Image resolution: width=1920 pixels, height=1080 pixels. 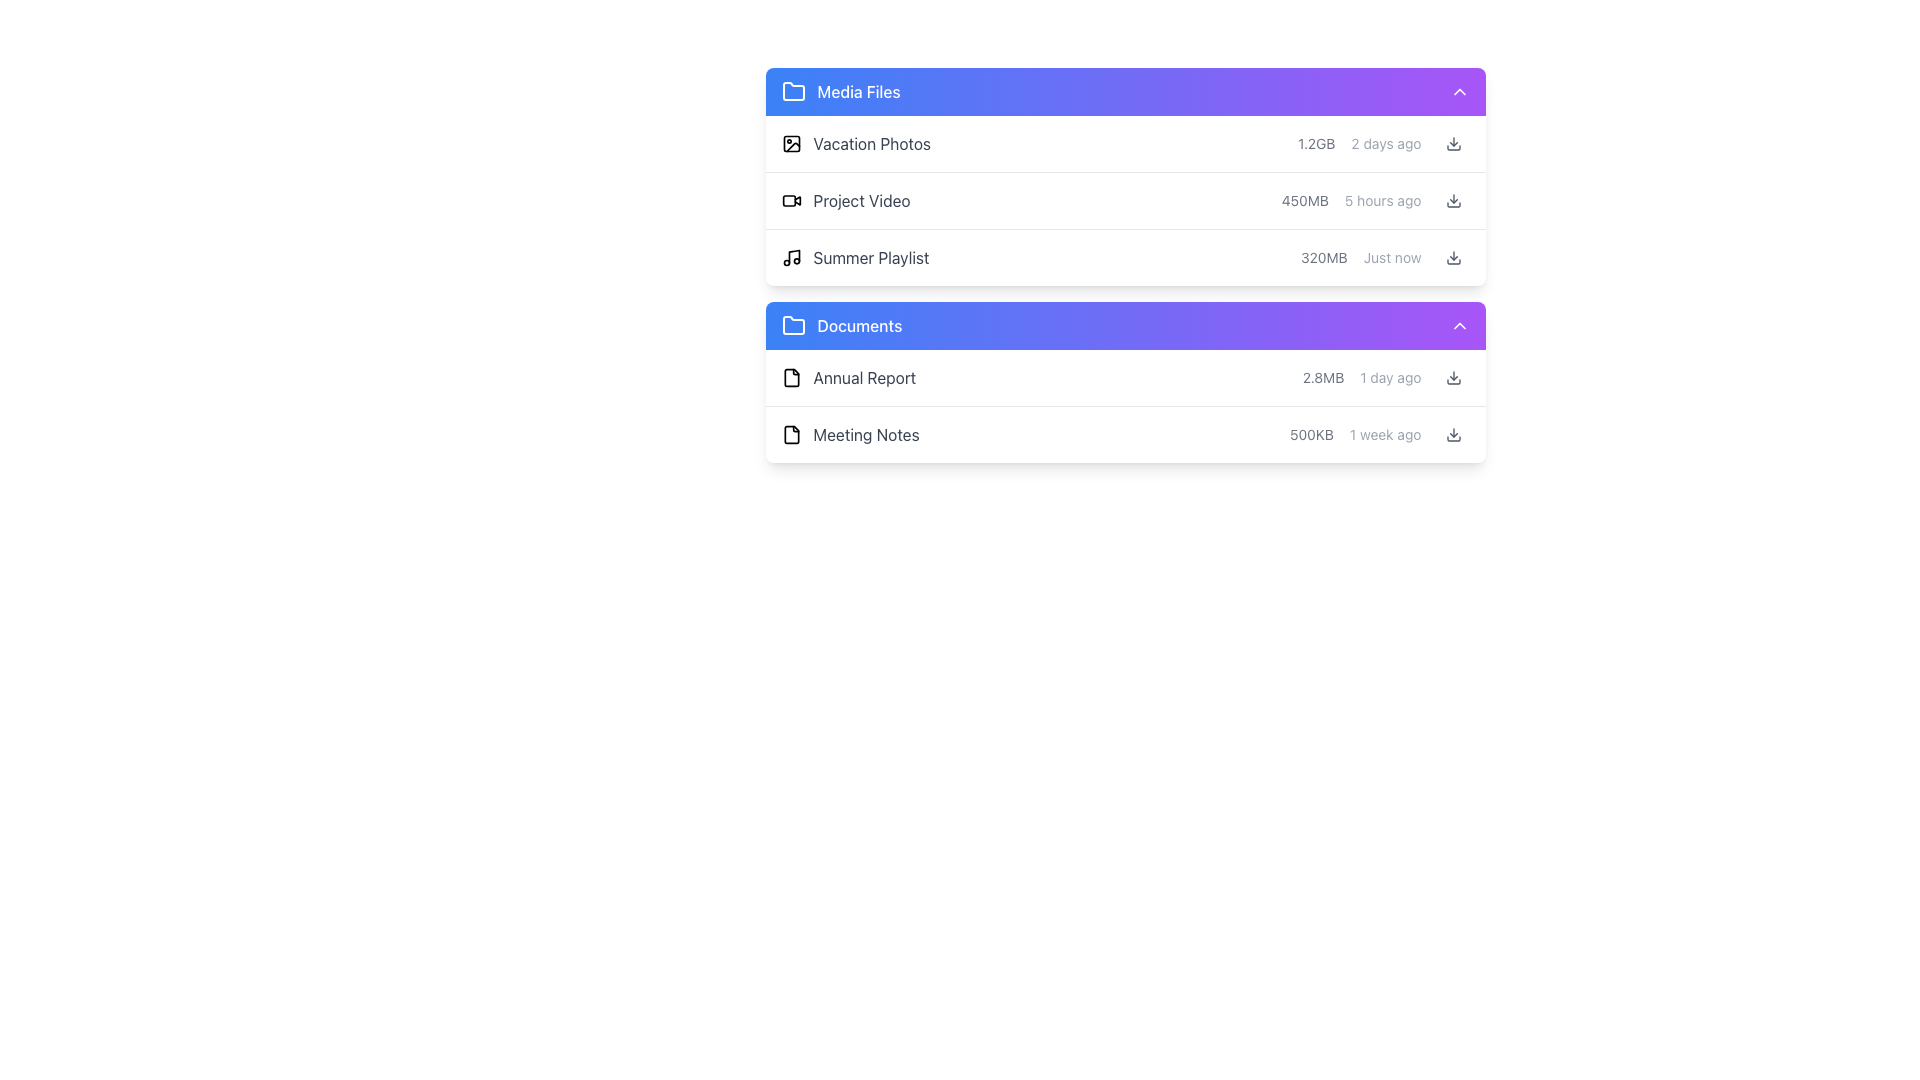 I want to click on the download icon button for the 'Summer Playlist' file to initiate the download, so click(x=1453, y=257).